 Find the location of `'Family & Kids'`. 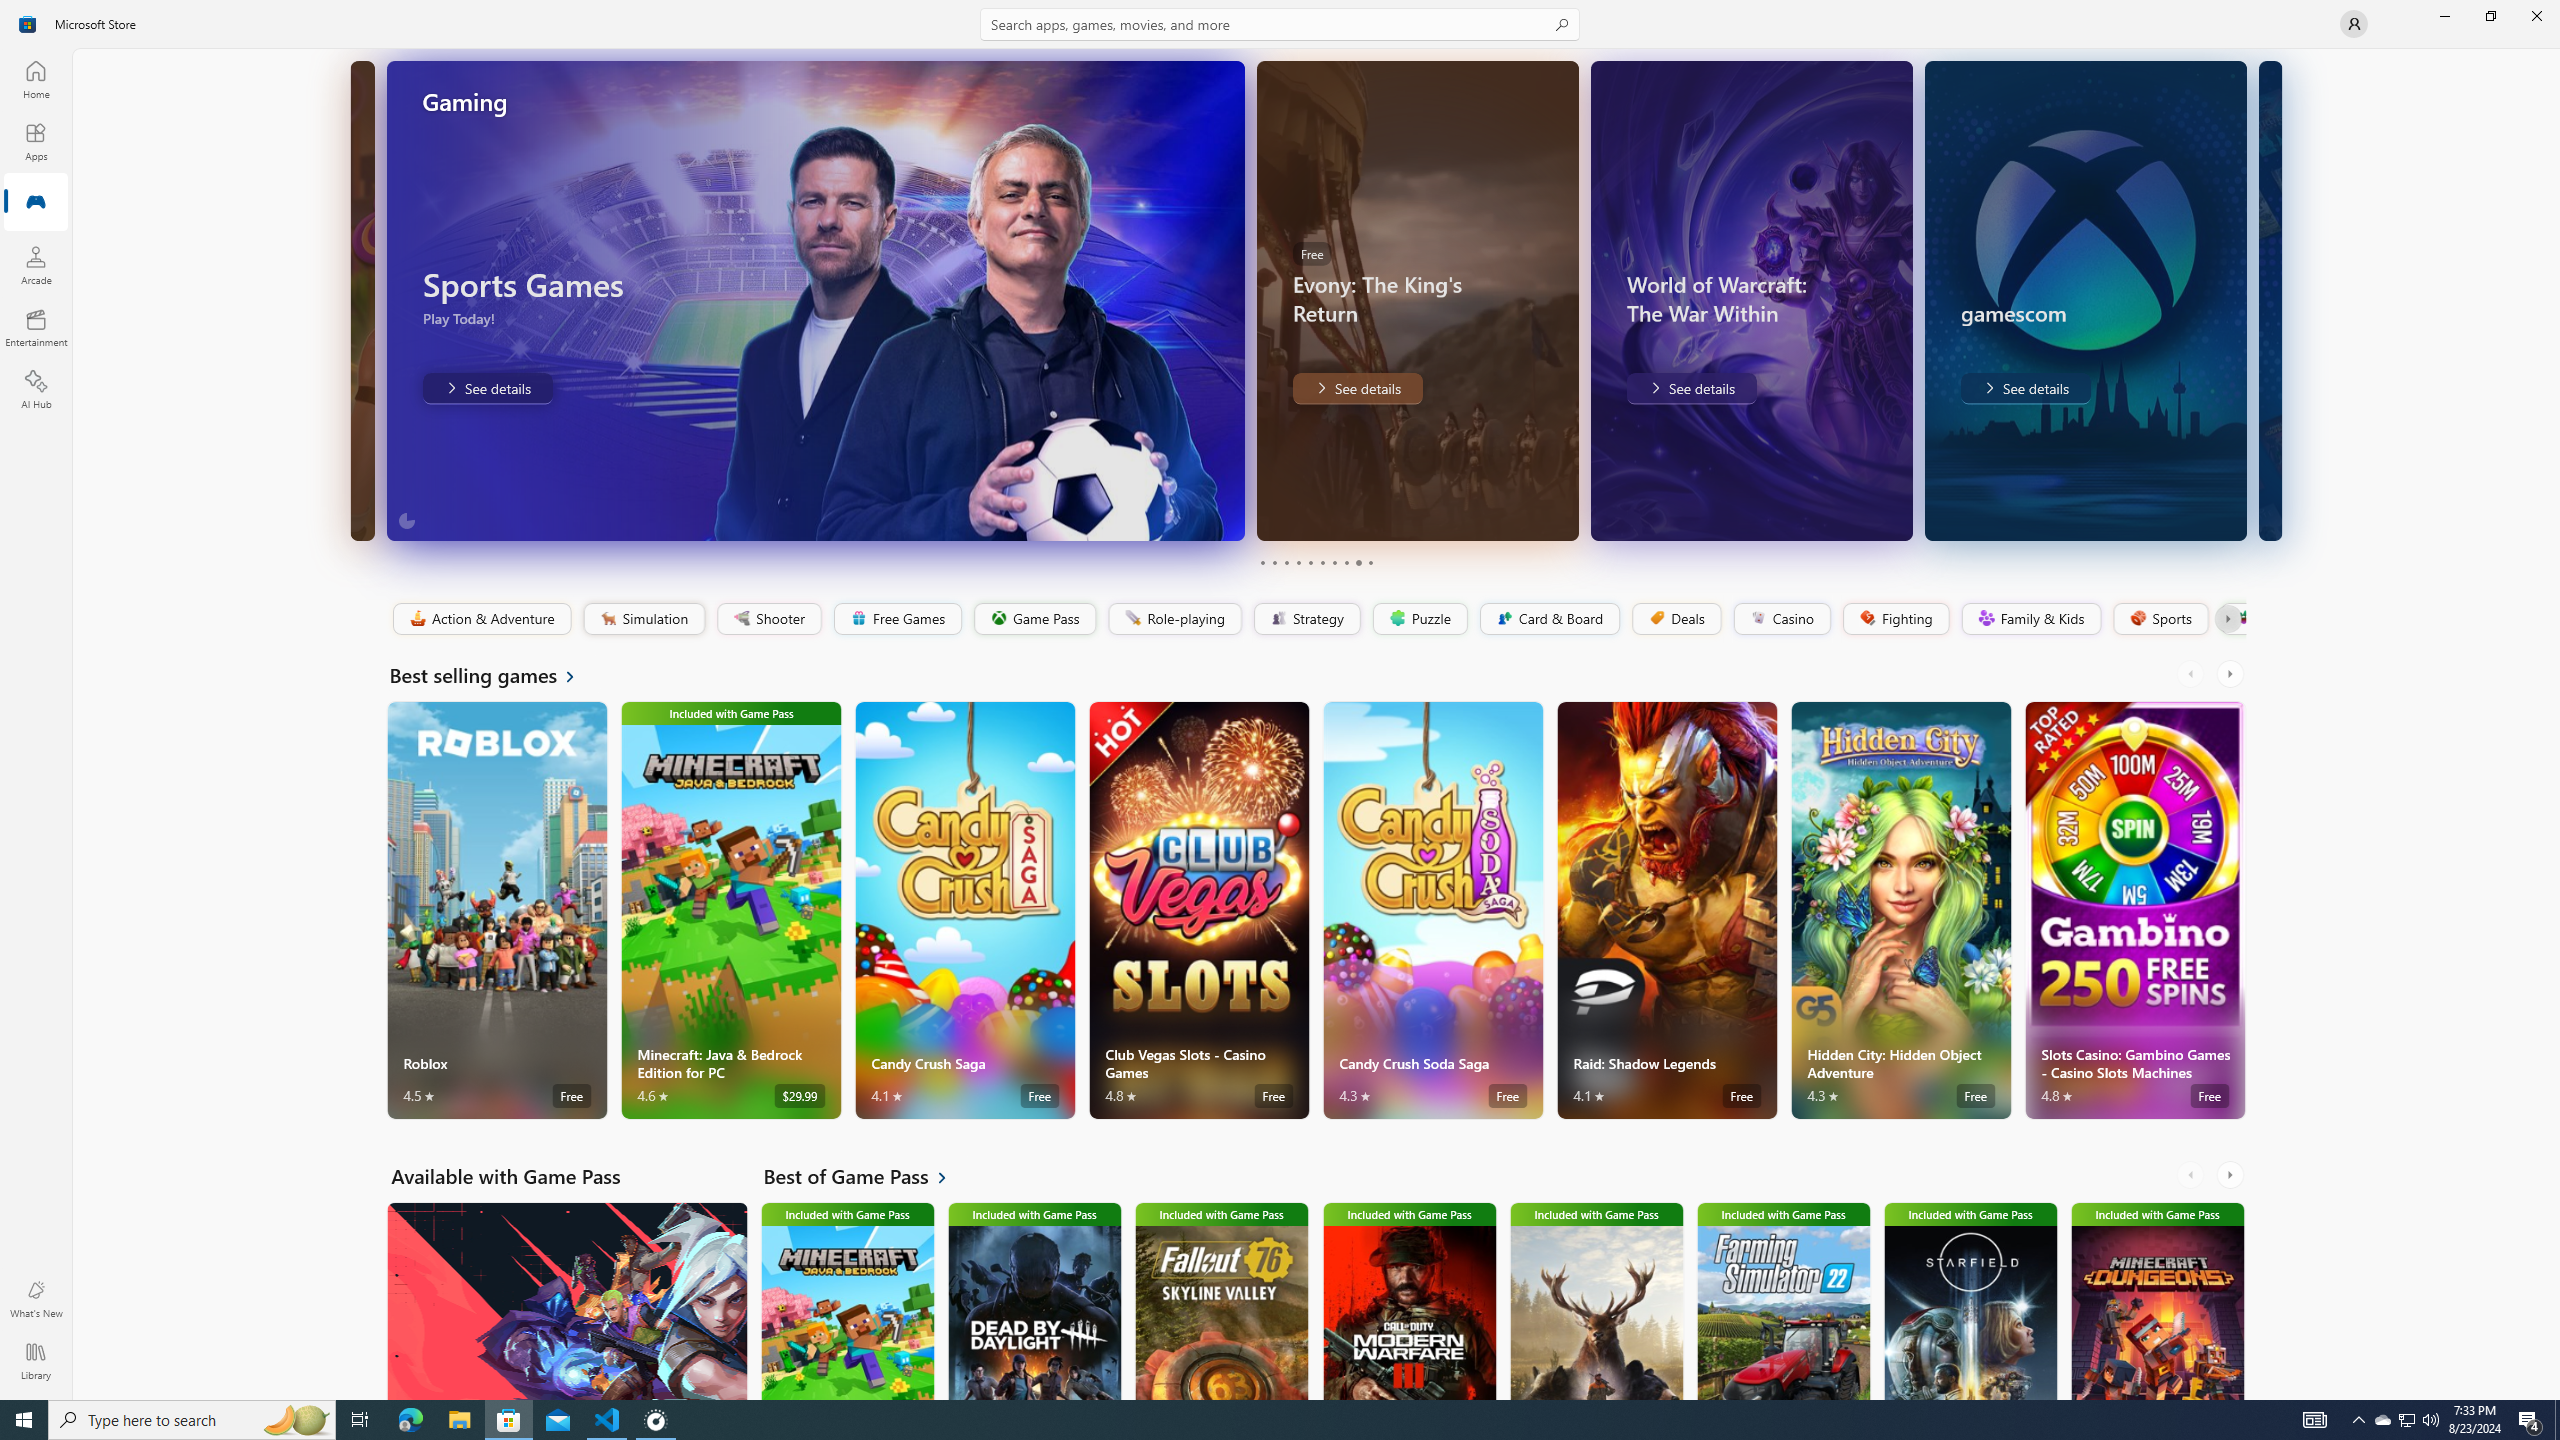

'Family & Kids' is located at coordinates (2030, 618).